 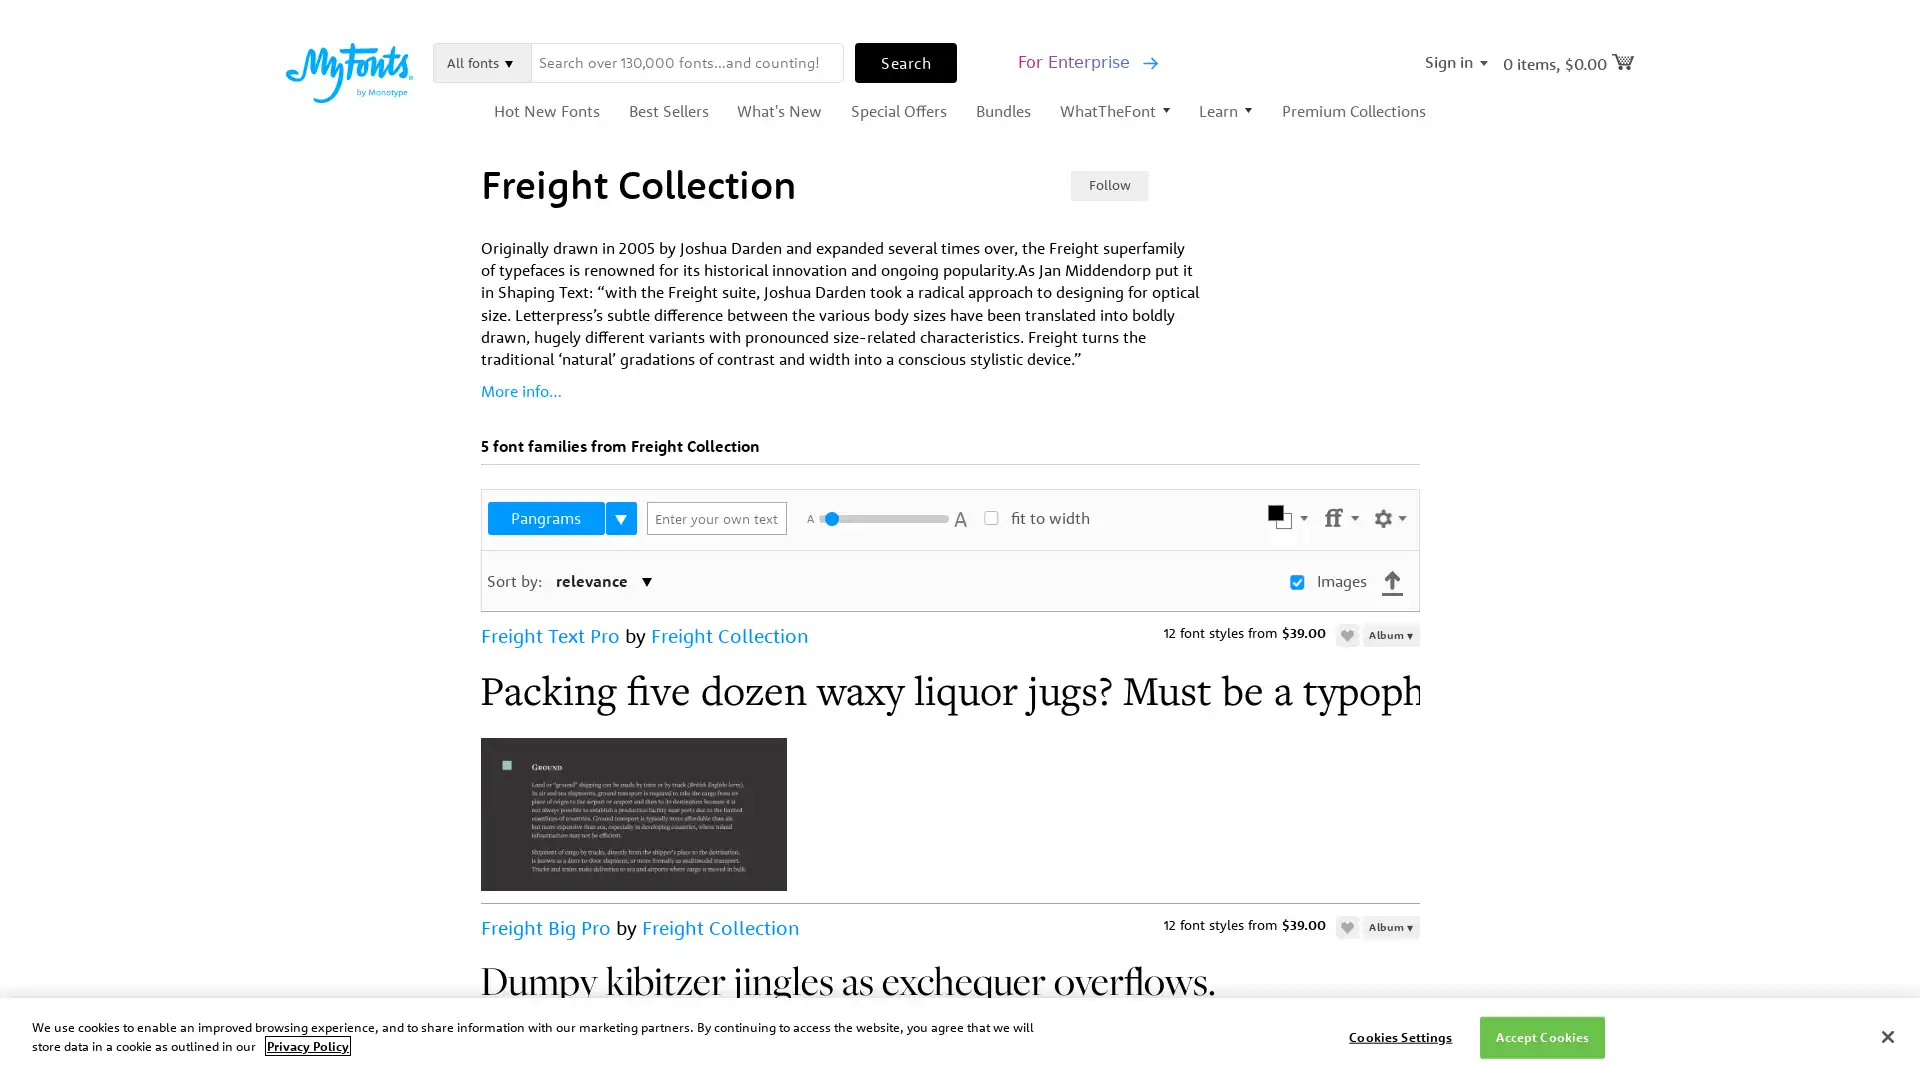 I want to click on Album, so click(x=1390, y=635).